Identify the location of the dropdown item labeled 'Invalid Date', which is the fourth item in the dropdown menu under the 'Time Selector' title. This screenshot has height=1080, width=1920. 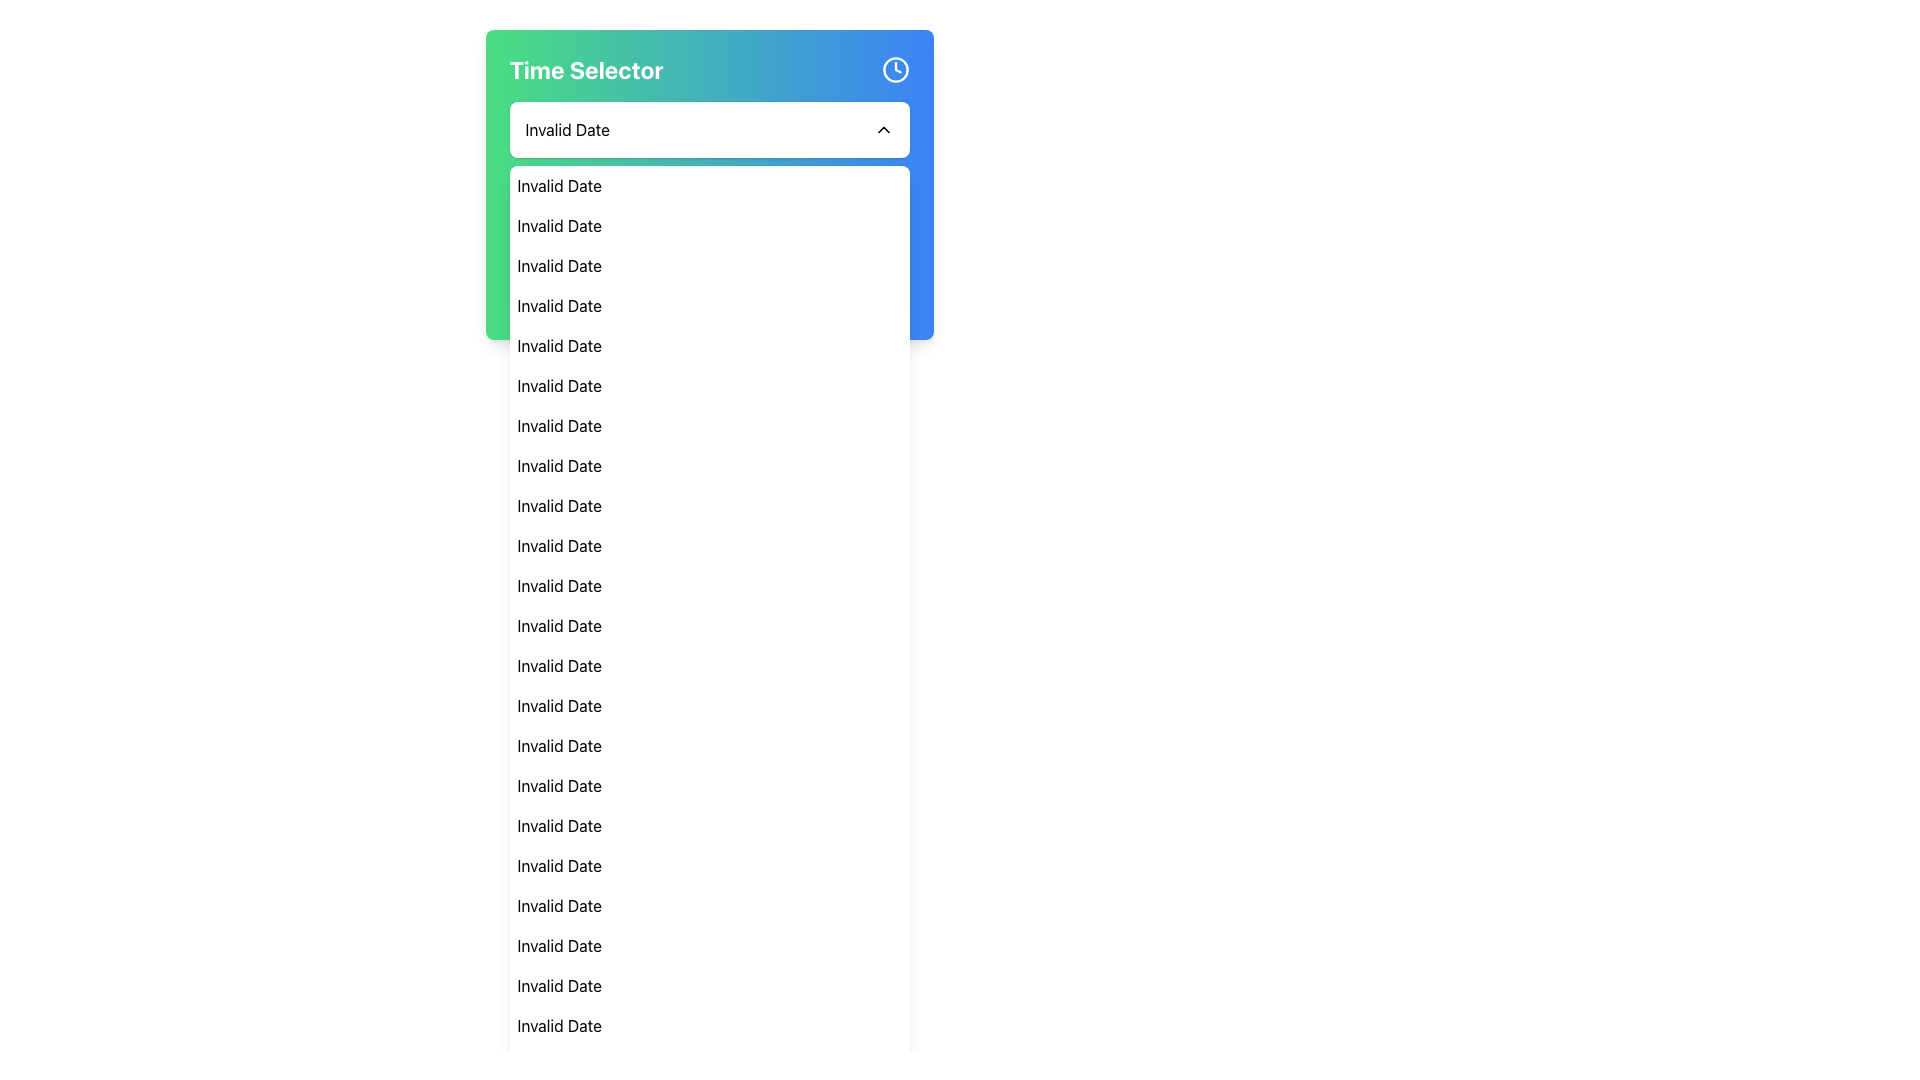
(709, 305).